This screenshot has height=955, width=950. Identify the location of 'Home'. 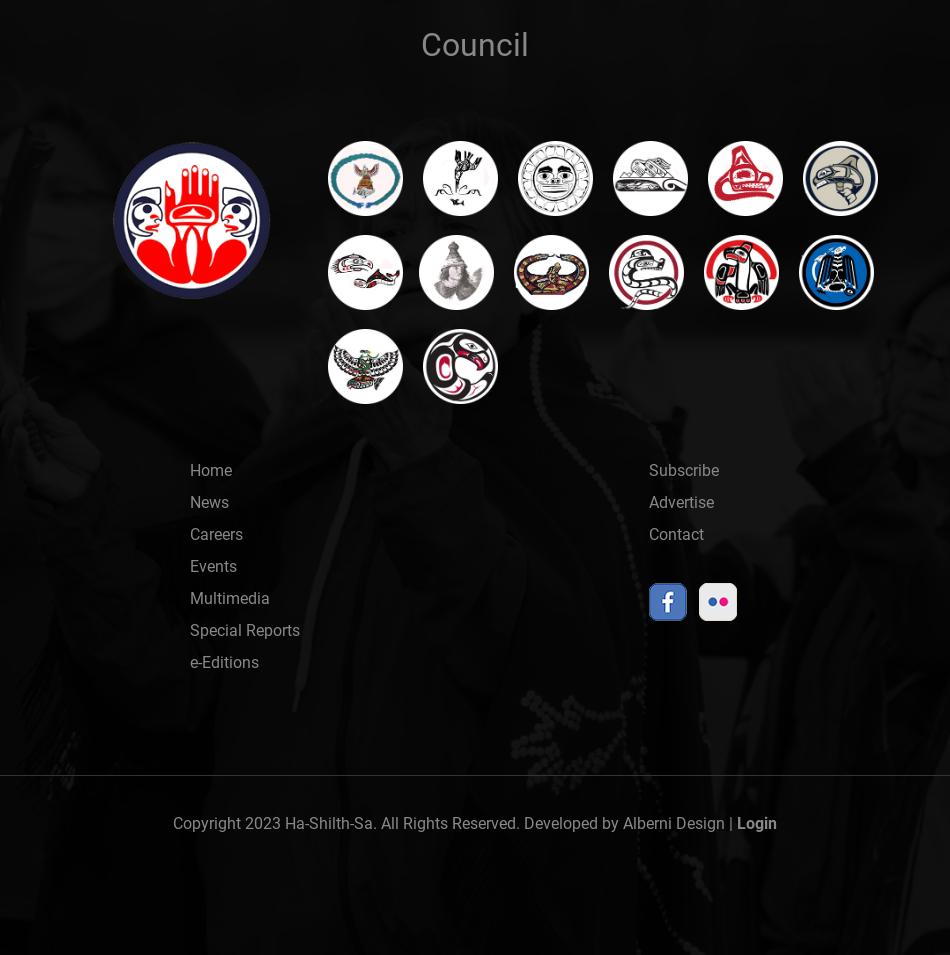
(210, 469).